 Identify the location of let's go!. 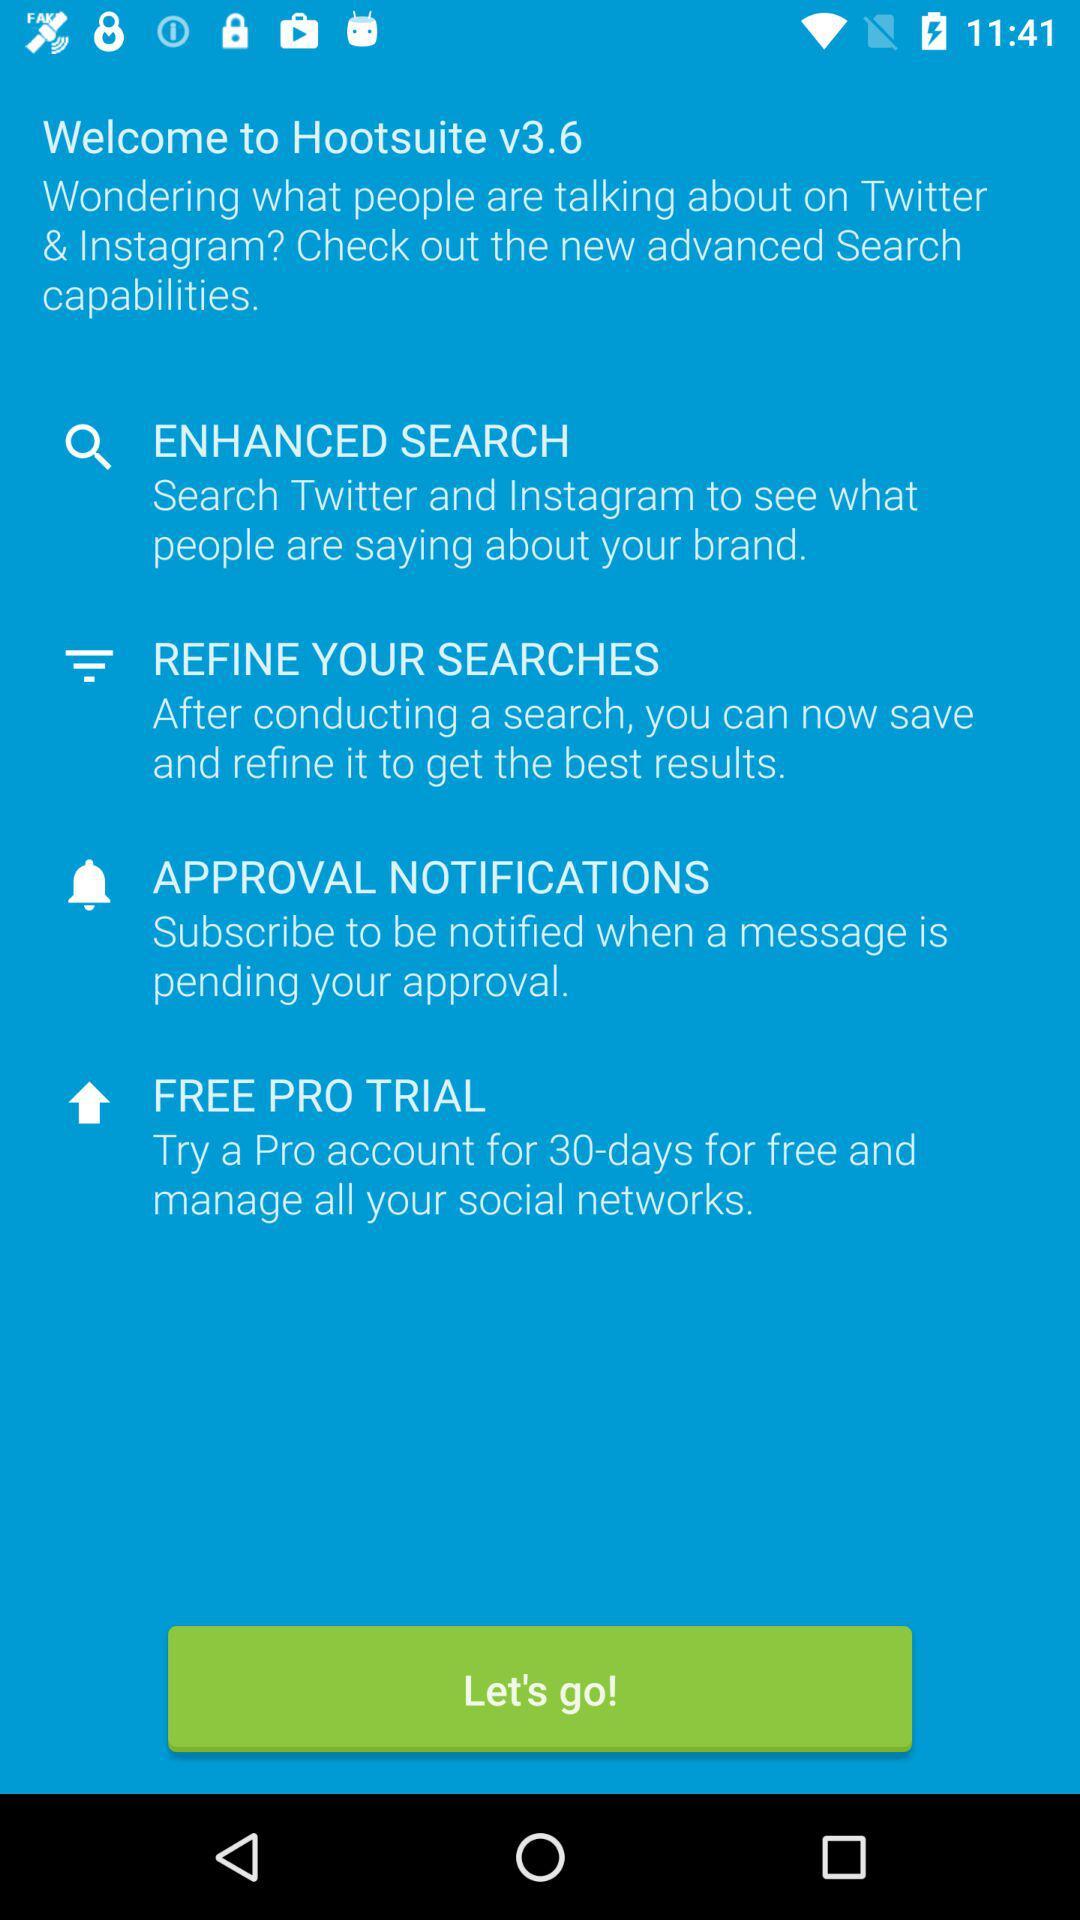
(540, 1688).